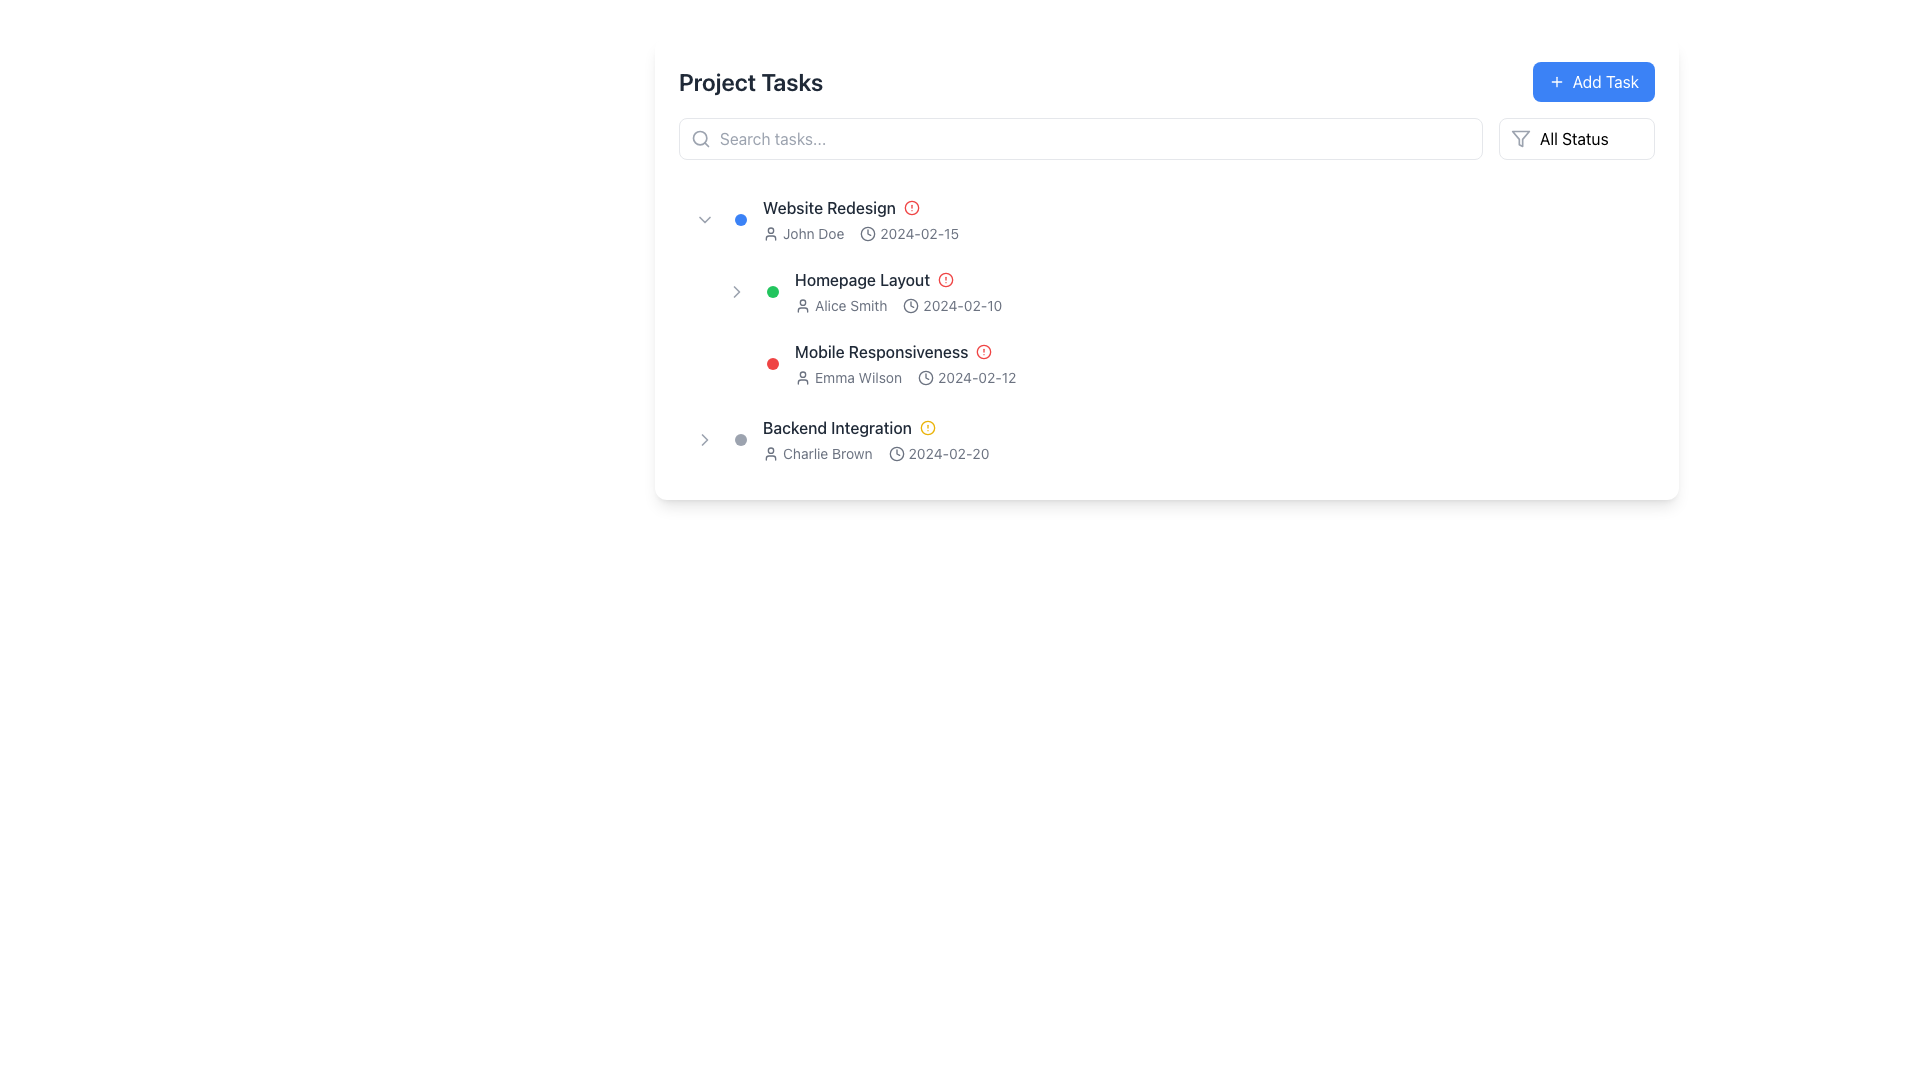 This screenshot has width=1920, height=1080. Describe the element at coordinates (962, 305) in the screenshot. I see `the static text label displaying the date '2024-02-10', which is located in the task list under the 'Homepage Layout' section, to the right of 'Alice Smith' and next to a clock icon` at that location.